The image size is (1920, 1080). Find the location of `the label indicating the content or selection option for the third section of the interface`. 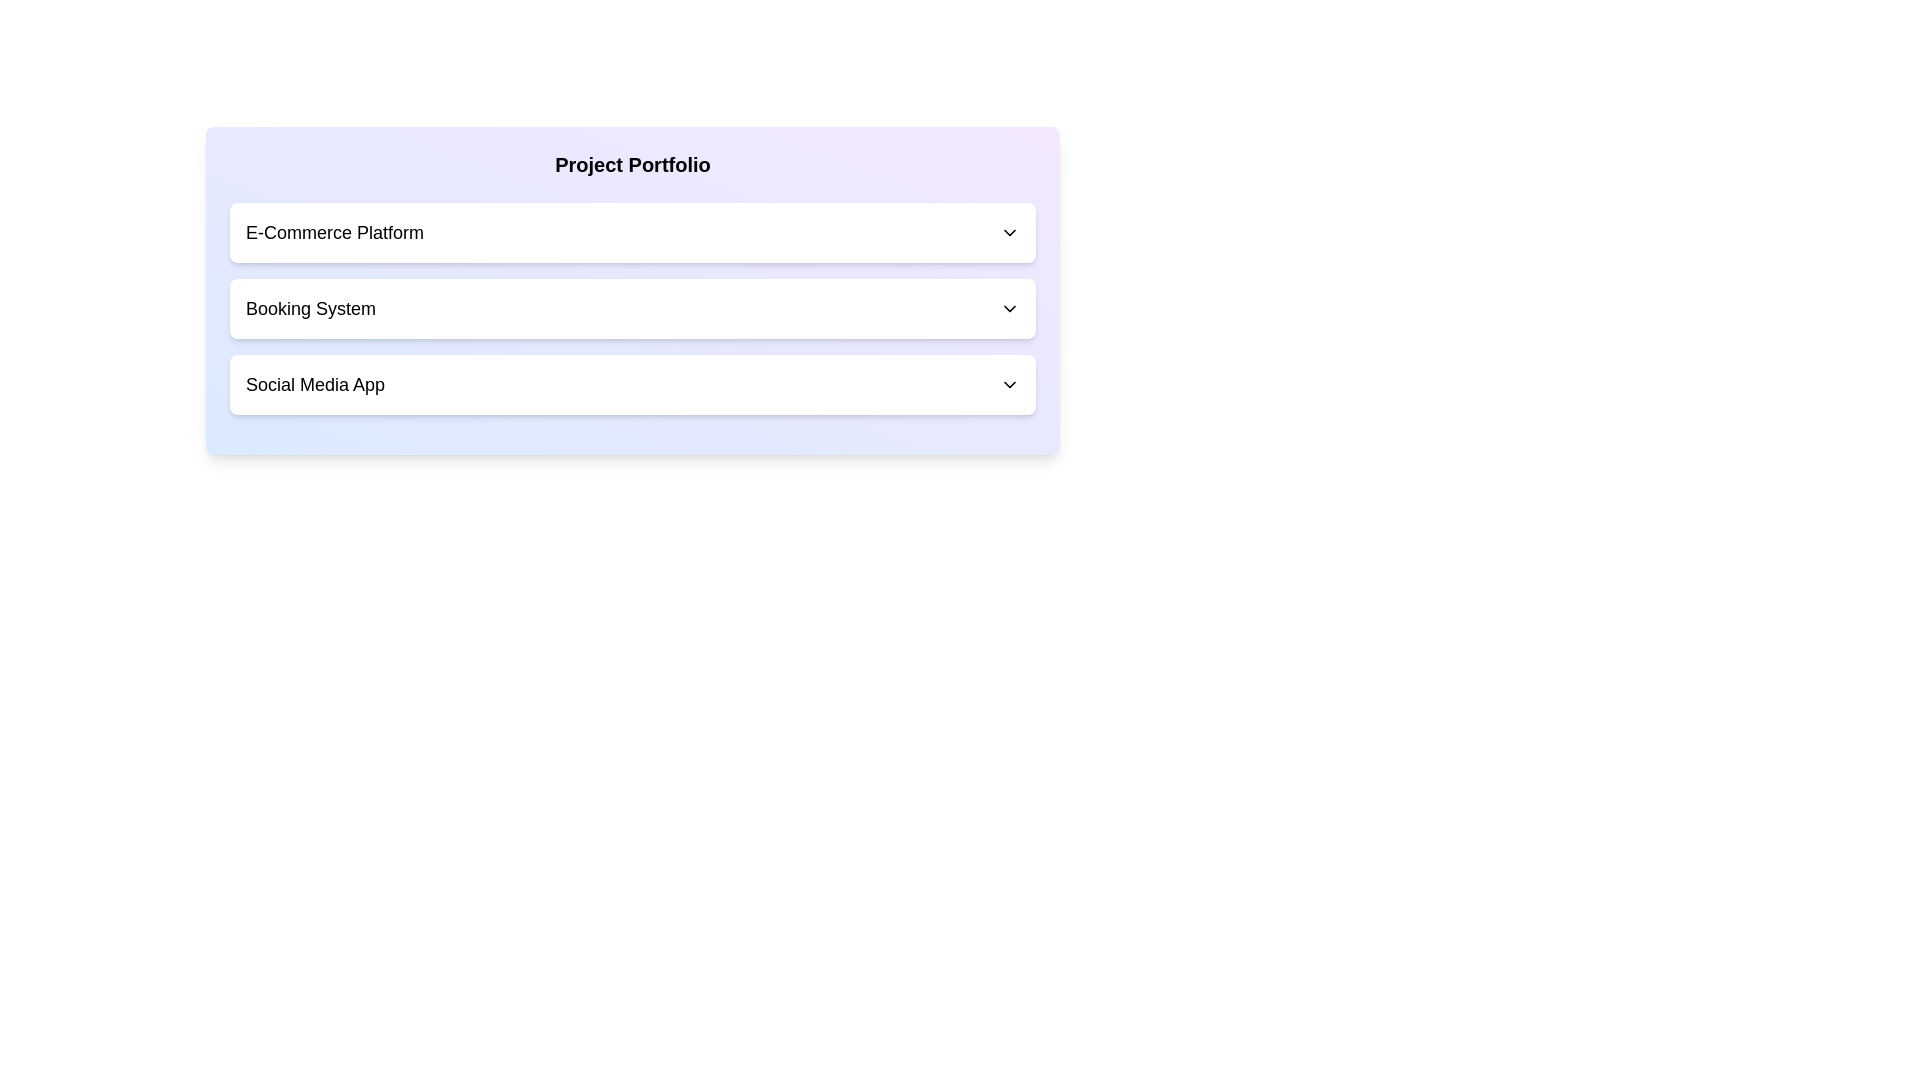

the label indicating the content or selection option for the third section of the interface is located at coordinates (314, 385).